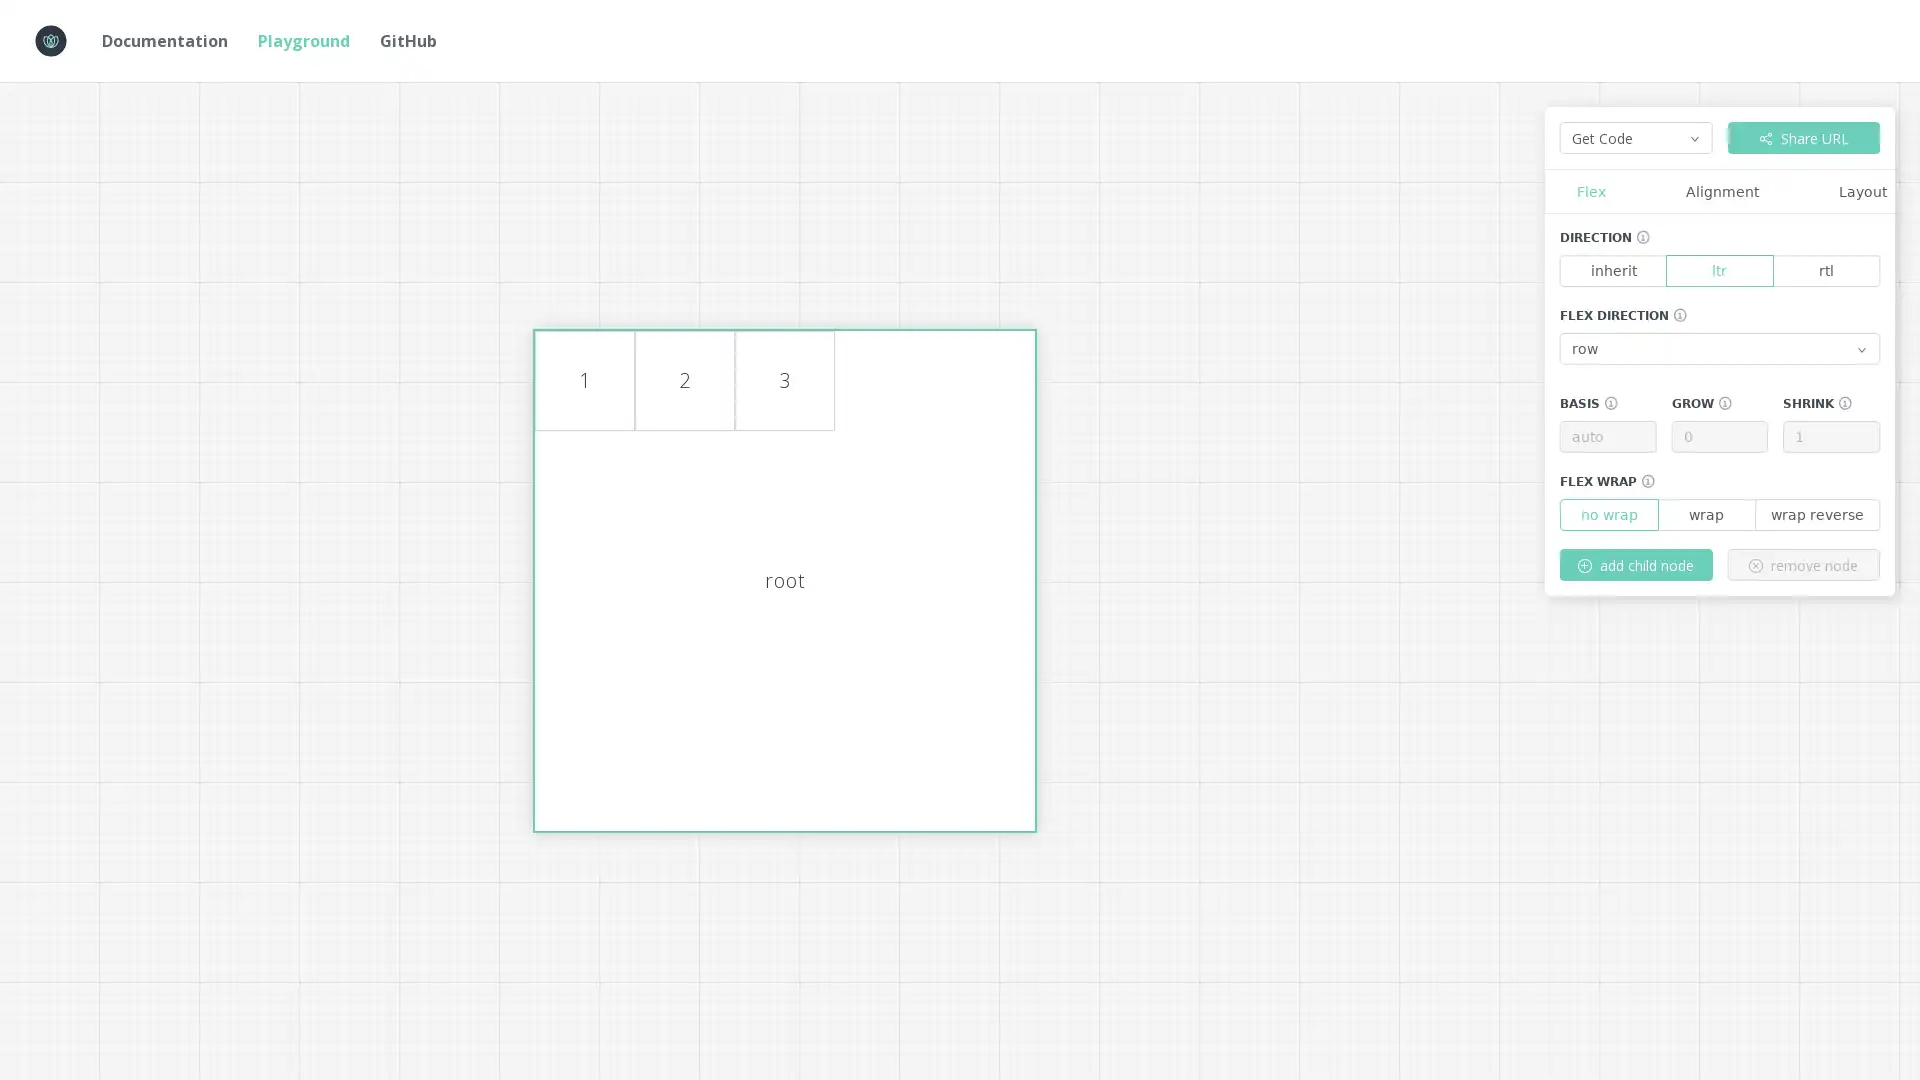 Image resolution: width=1920 pixels, height=1080 pixels. I want to click on Get Code, so click(1636, 137).